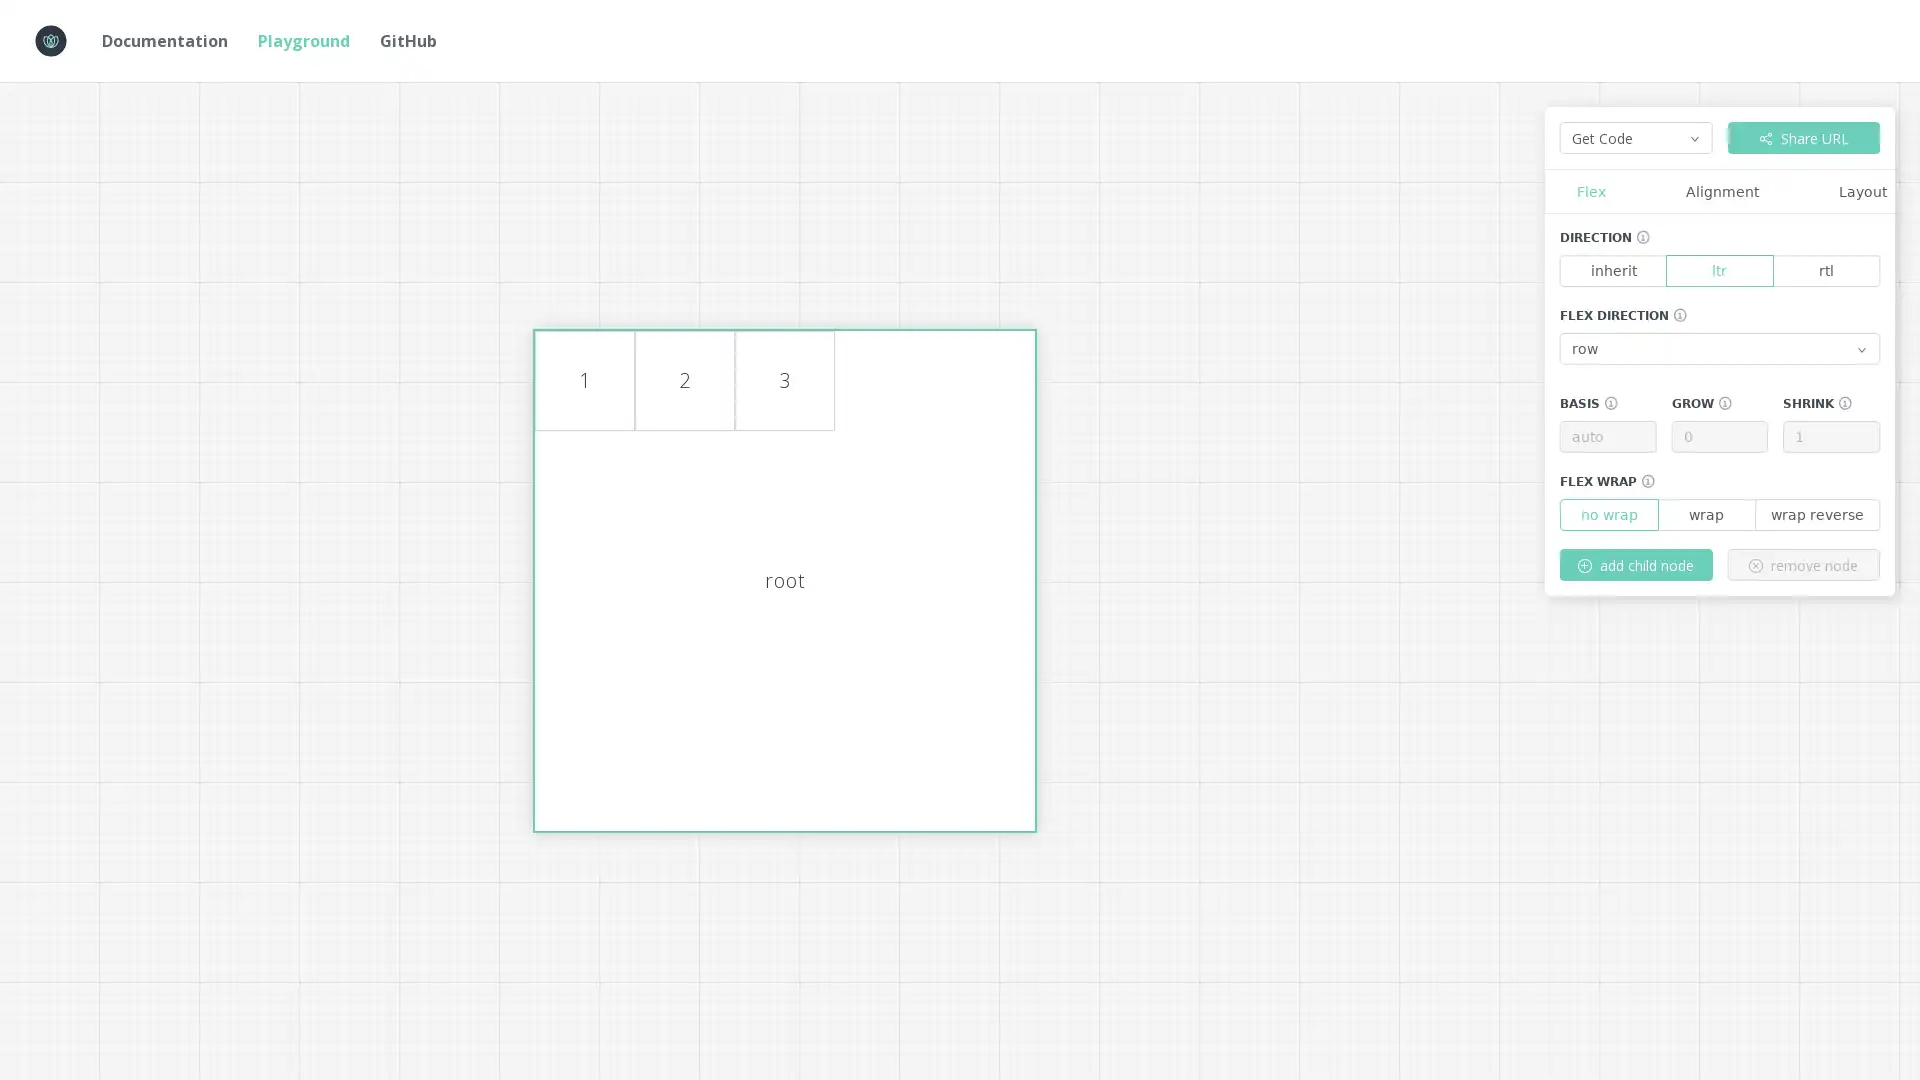 Image resolution: width=1920 pixels, height=1080 pixels. I want to click on Get Code, so click(1636, 137).